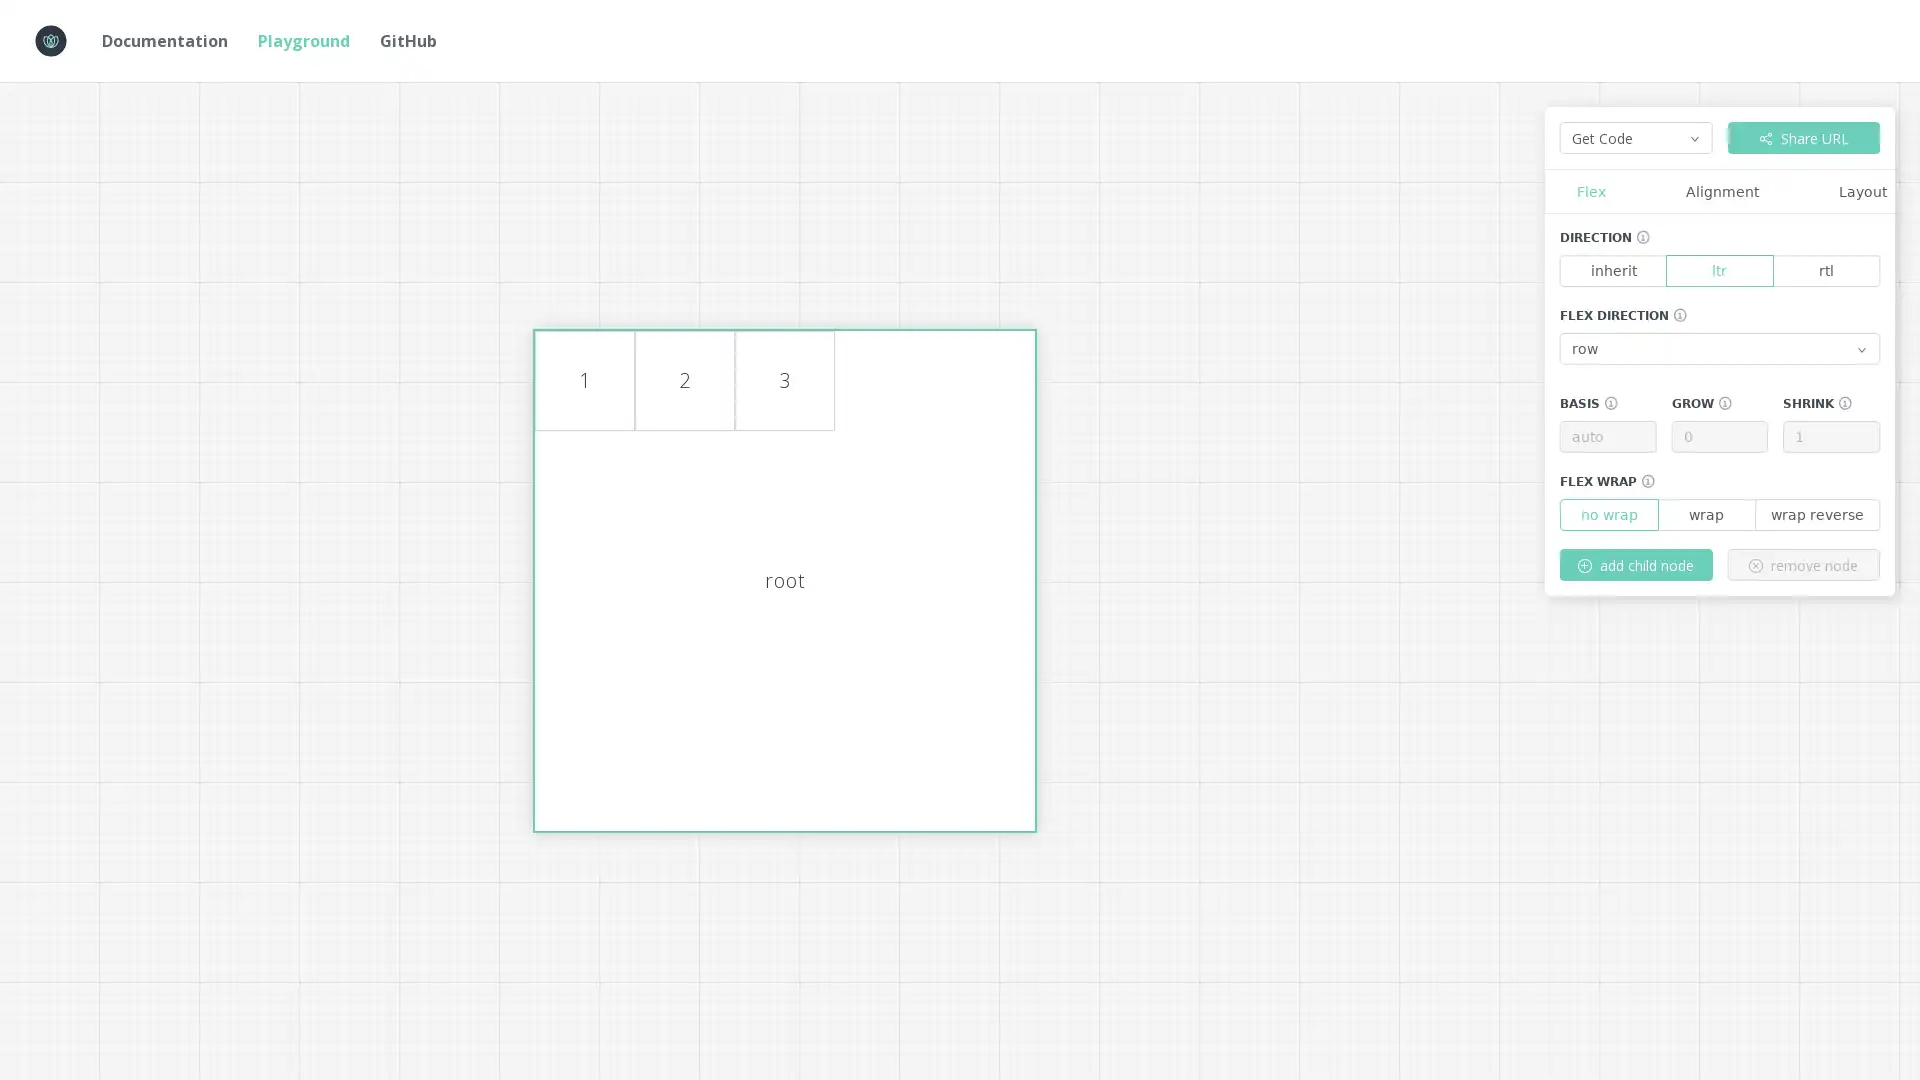 Image resolution: width=1920 pixels, height=1080 pixels. I want to click on Get Code, so click(1636, 137).